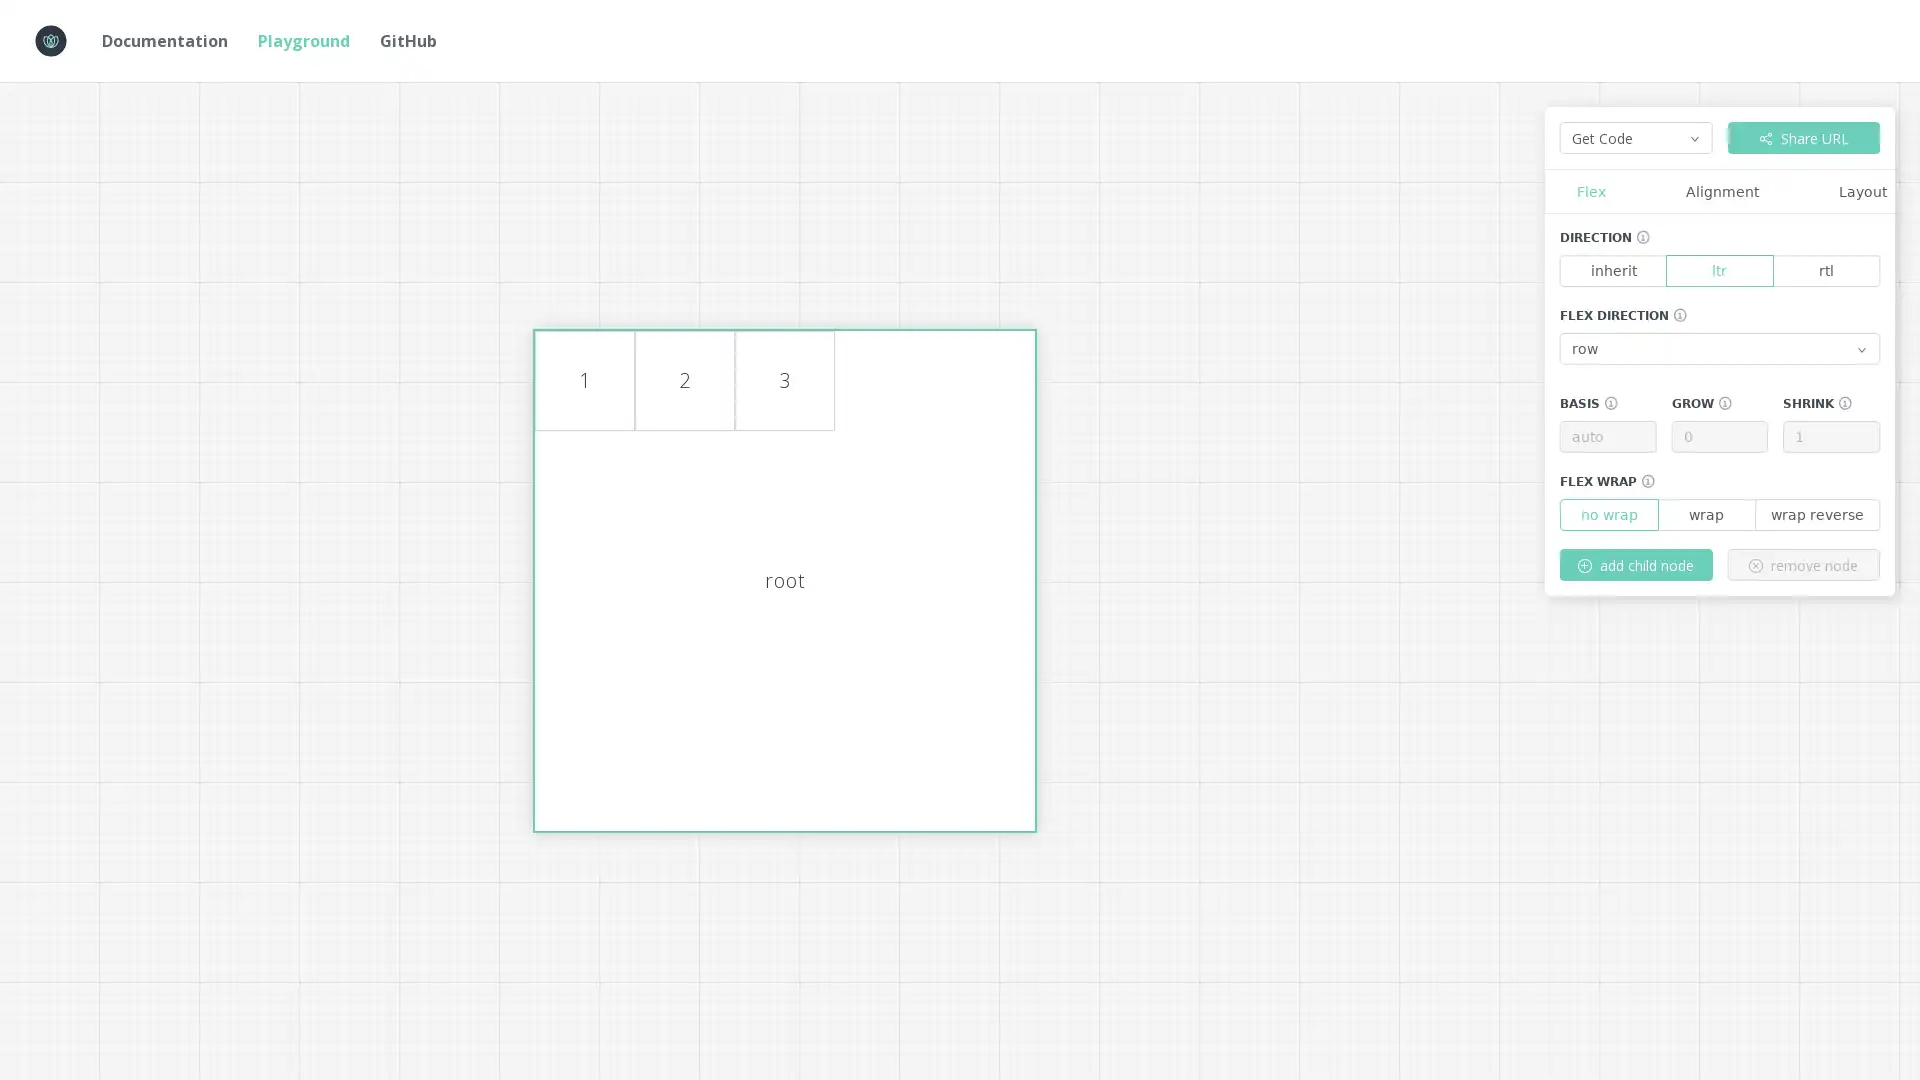 Image resolution: width=1920 pixels, height=1080 pixels. I want to click on Get Code, so click(1636, 137).